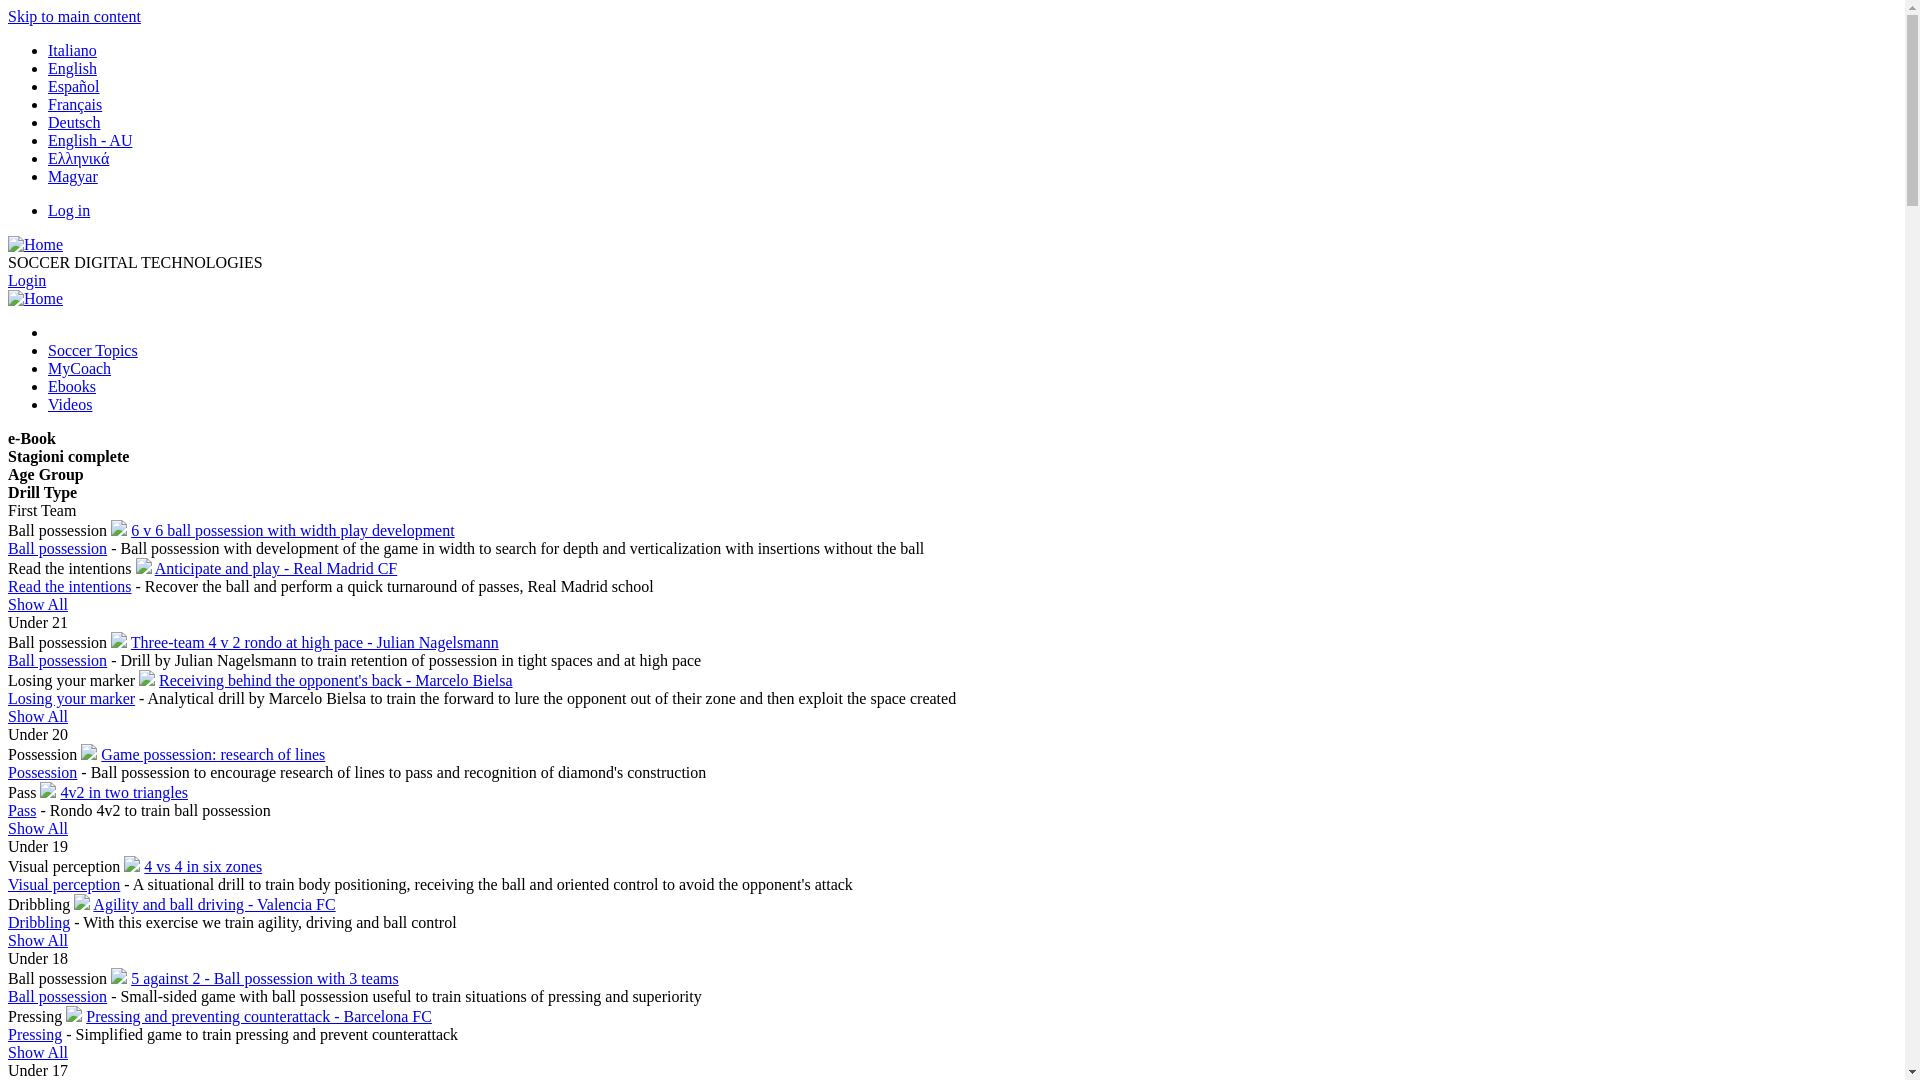 The image size is (1920, 1080). I want to click on 'Soccer Topics', so click(91, 349).